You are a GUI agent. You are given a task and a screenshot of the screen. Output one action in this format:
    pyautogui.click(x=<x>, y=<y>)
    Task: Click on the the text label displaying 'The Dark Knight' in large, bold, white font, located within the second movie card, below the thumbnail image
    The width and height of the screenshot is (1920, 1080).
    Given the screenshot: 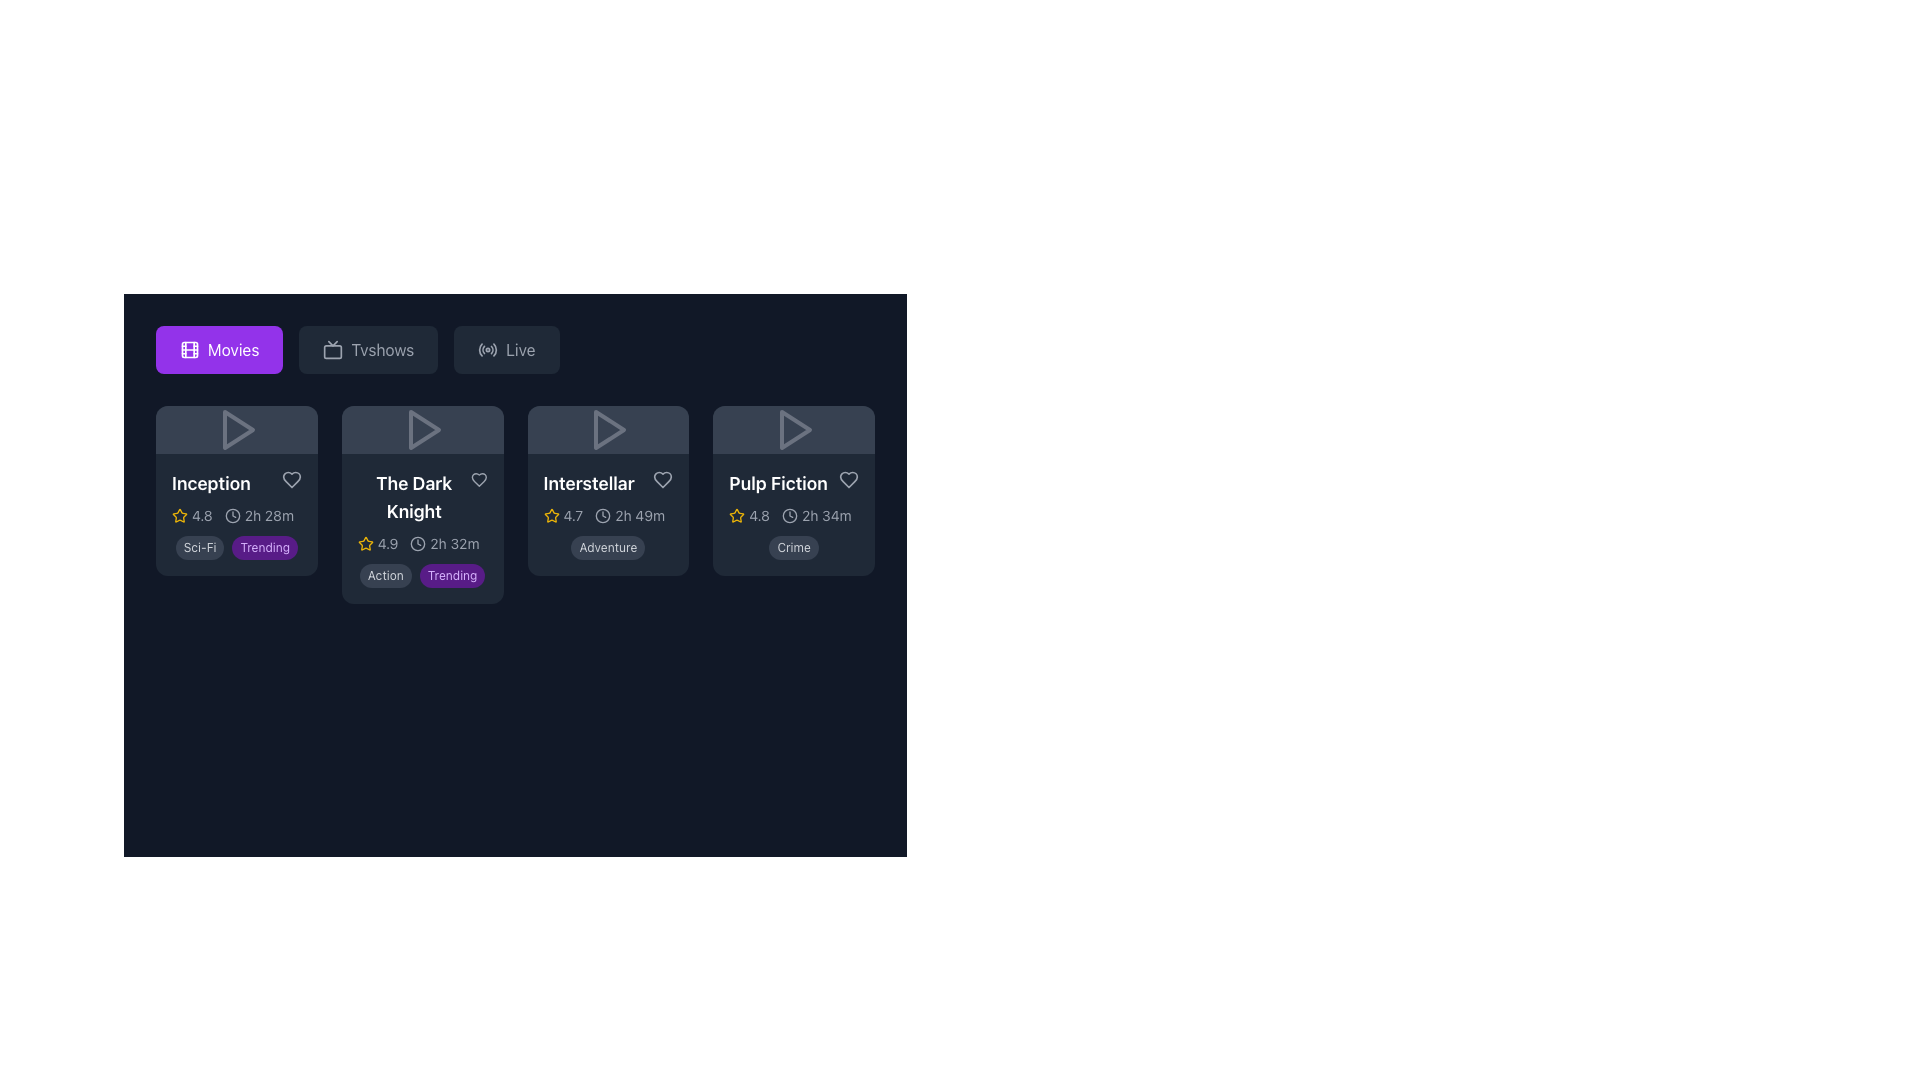 What is the action you would take?
    pyautogui.click(x=413, y=496)
    